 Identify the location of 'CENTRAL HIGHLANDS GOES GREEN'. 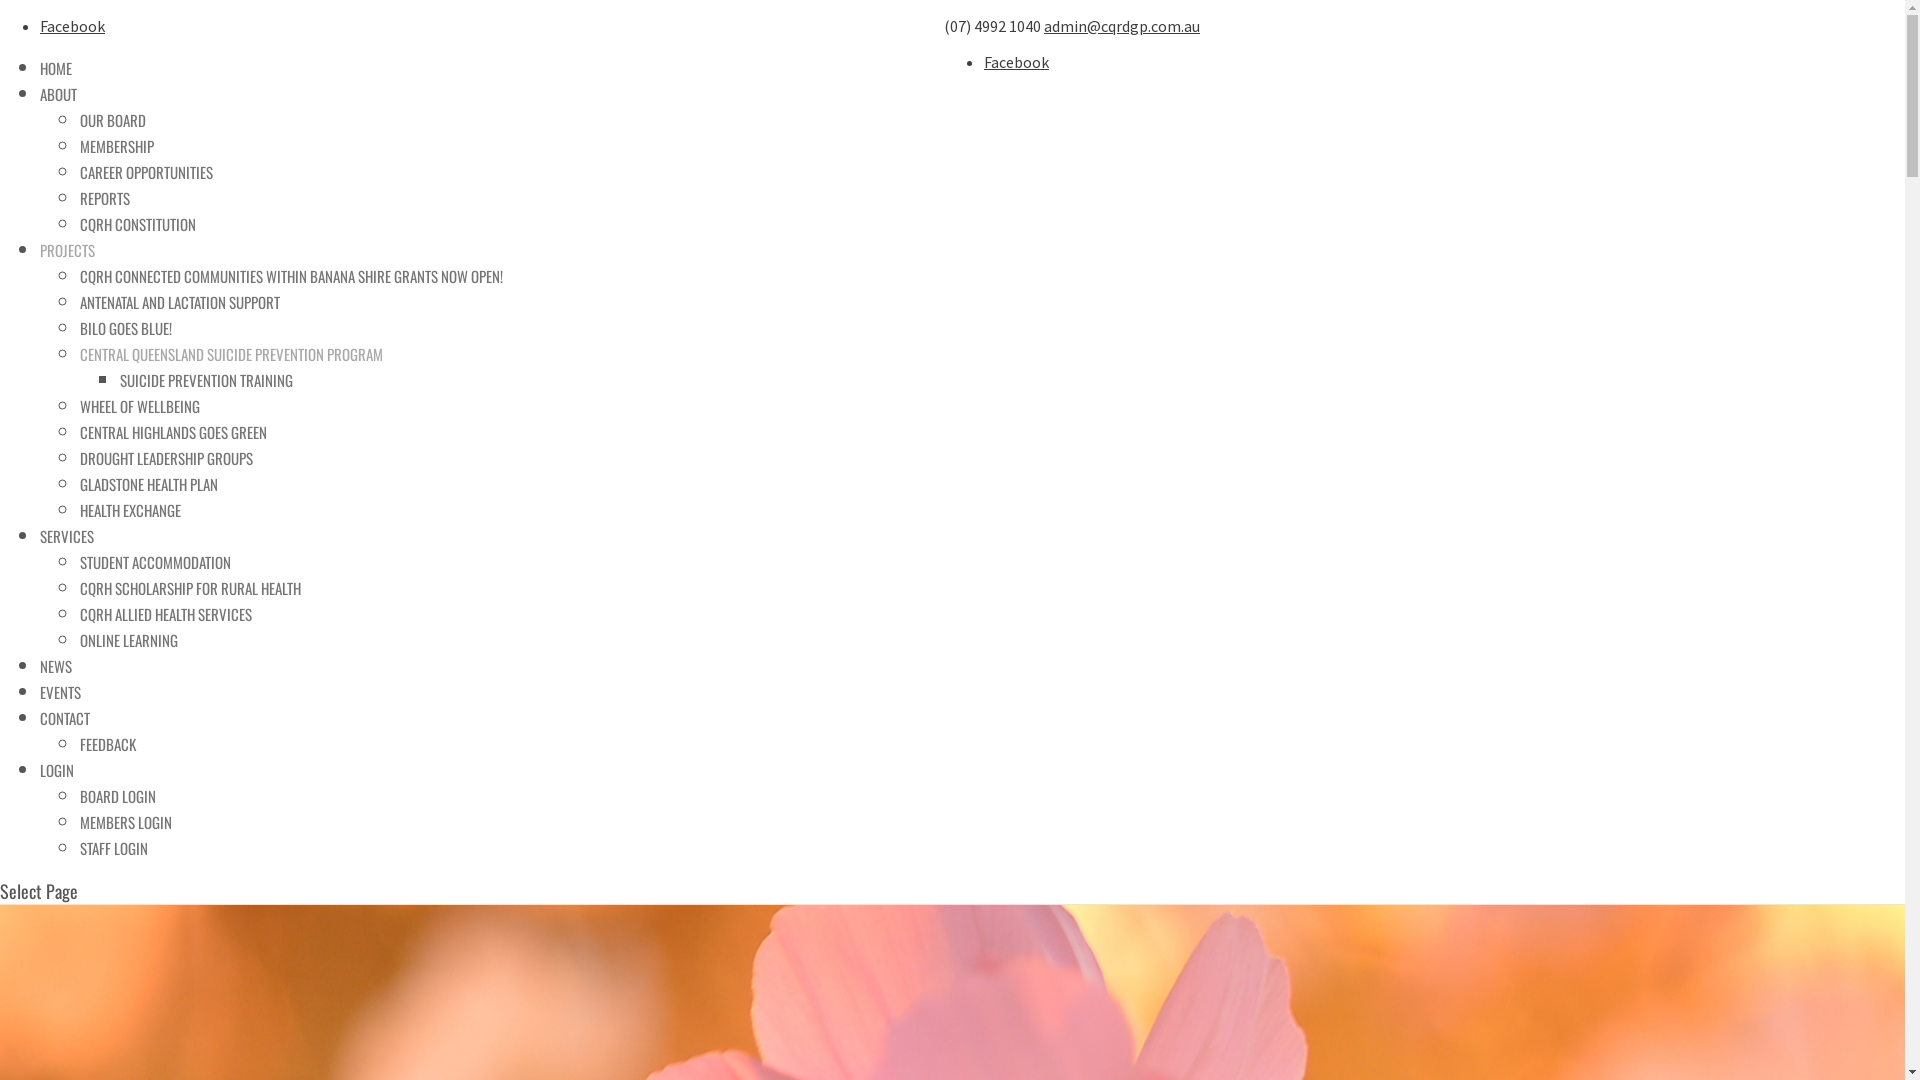
(173, 431).